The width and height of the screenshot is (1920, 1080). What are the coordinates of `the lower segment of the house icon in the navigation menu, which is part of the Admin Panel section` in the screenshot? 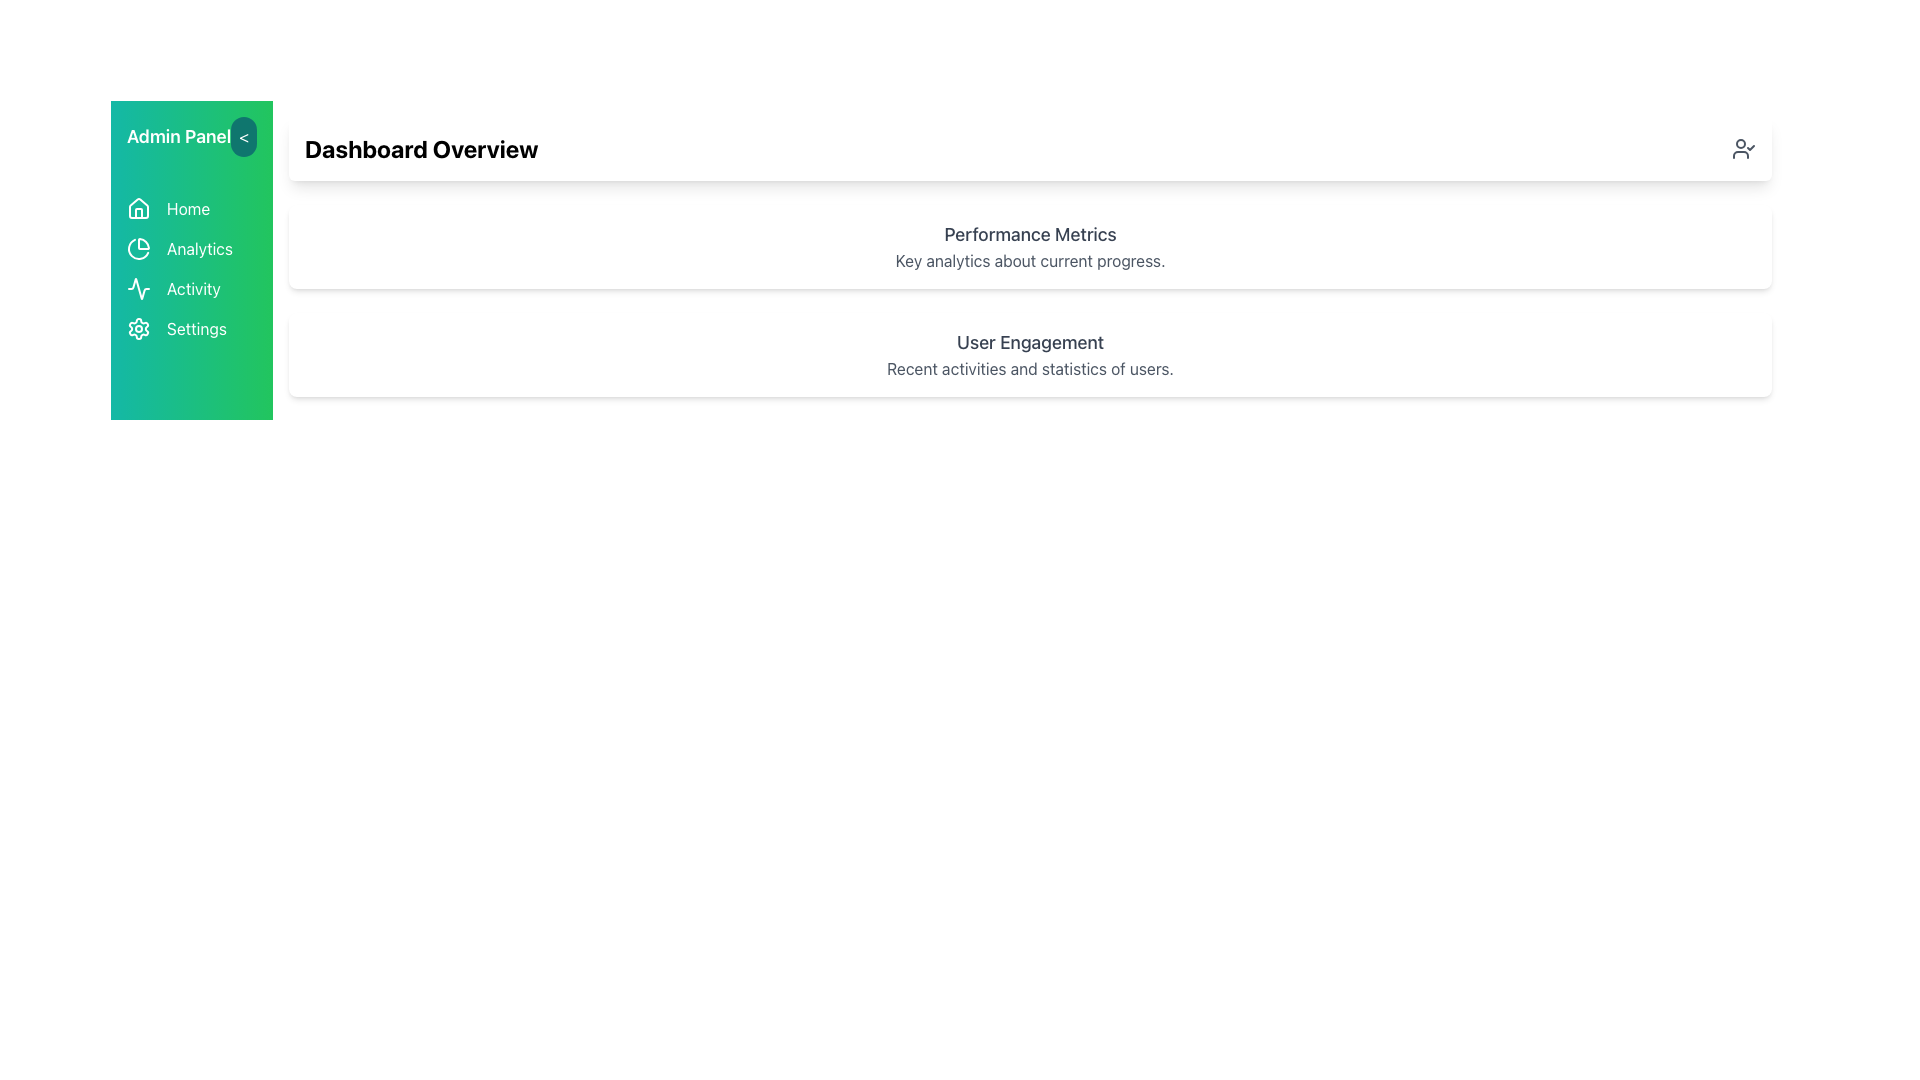 It's located at (138, 213).